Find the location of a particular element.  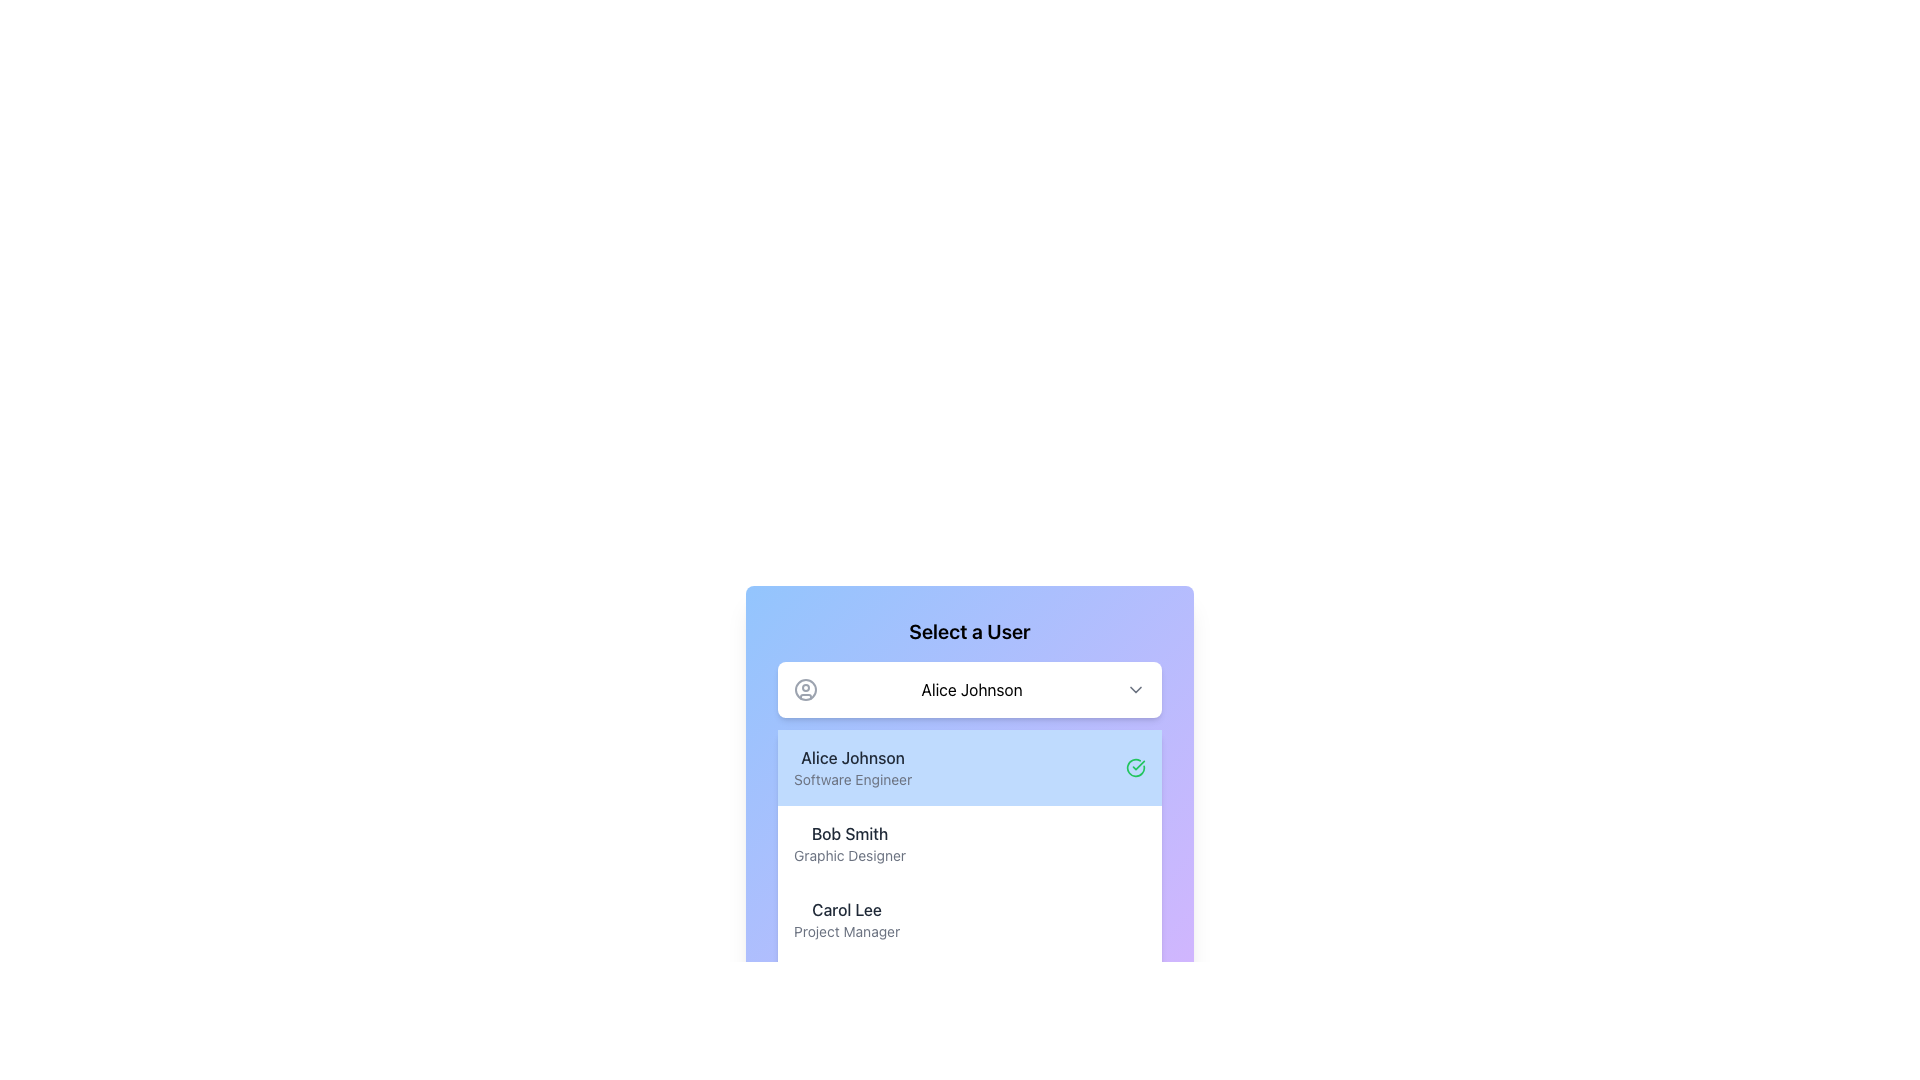

the avatar or profile icon associated with the user 'Alice Johnson' is located at coordinates (806, 689).